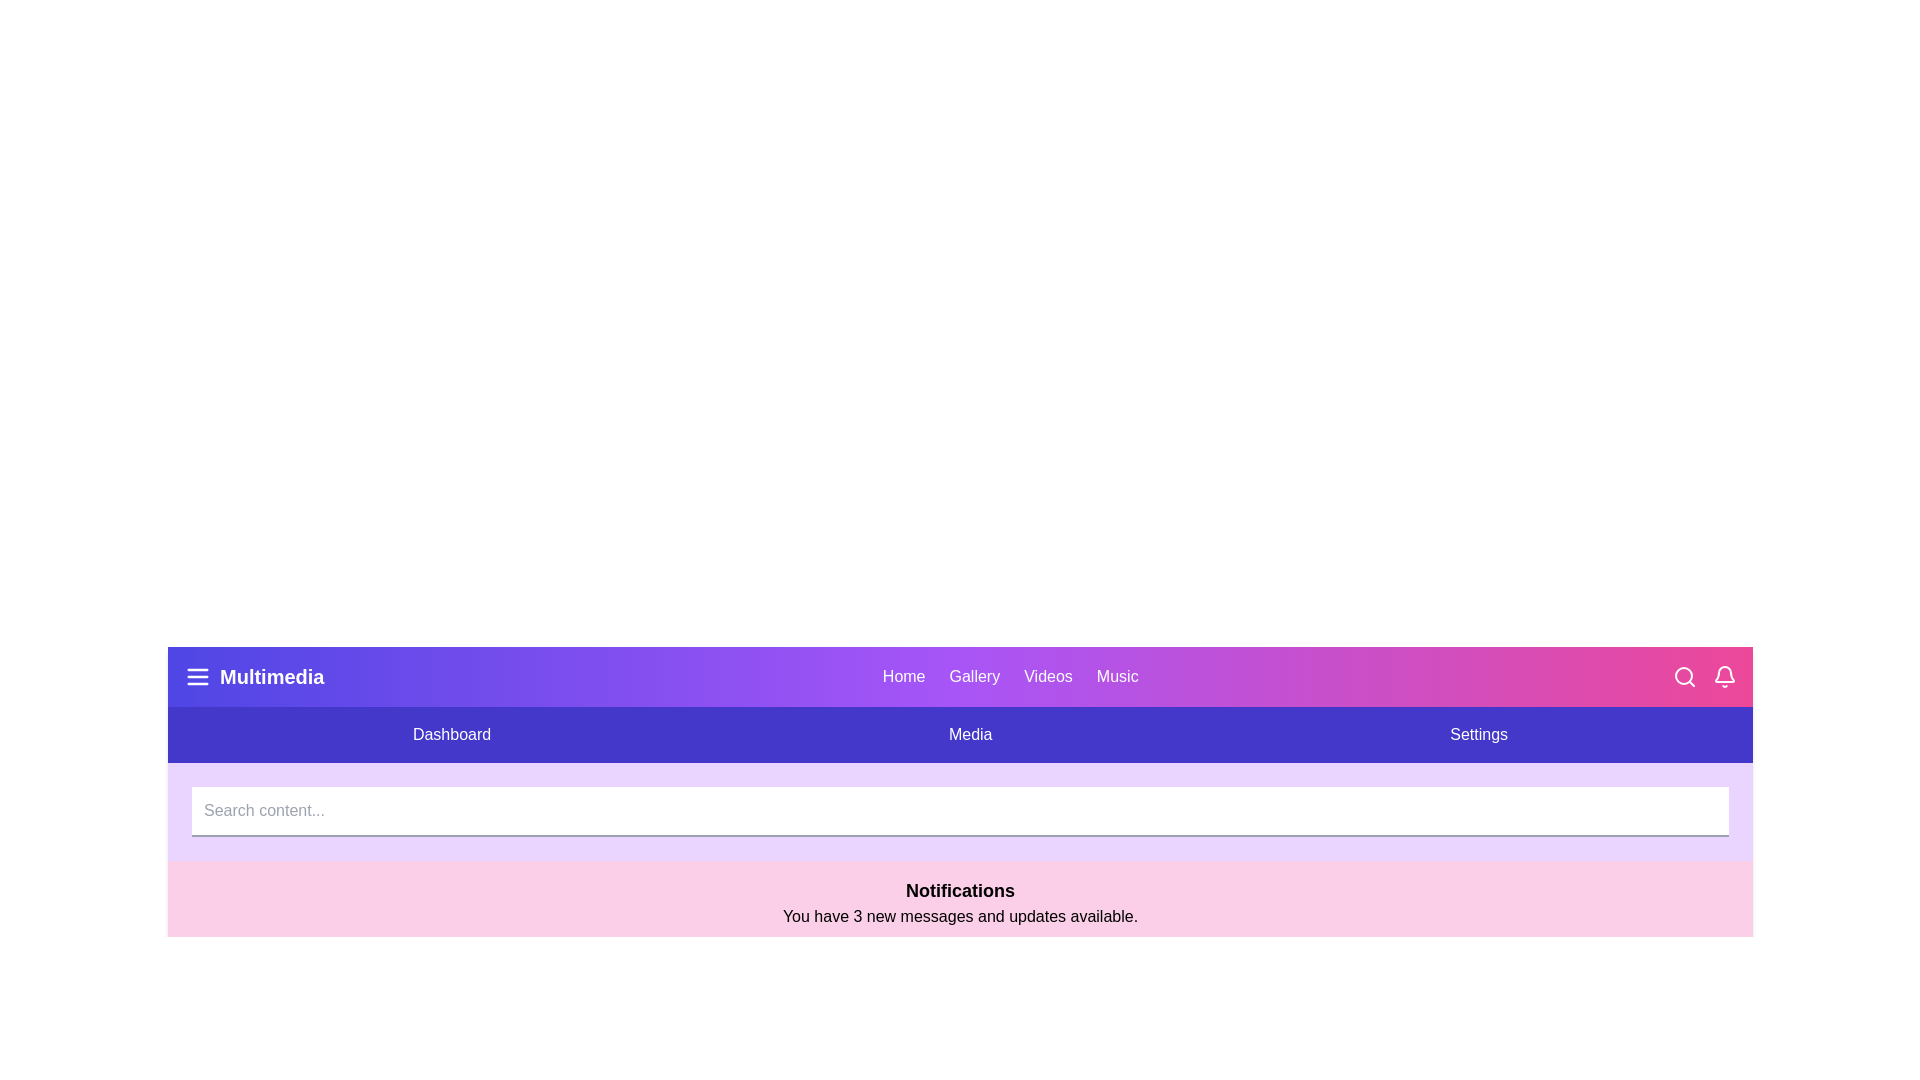 The height and width of the screenshot is (1080, 1920). Describe the element at coordinates (974, 676) in the screenshot. I see `the section labeled Gallery in the navigation bar` at that location.